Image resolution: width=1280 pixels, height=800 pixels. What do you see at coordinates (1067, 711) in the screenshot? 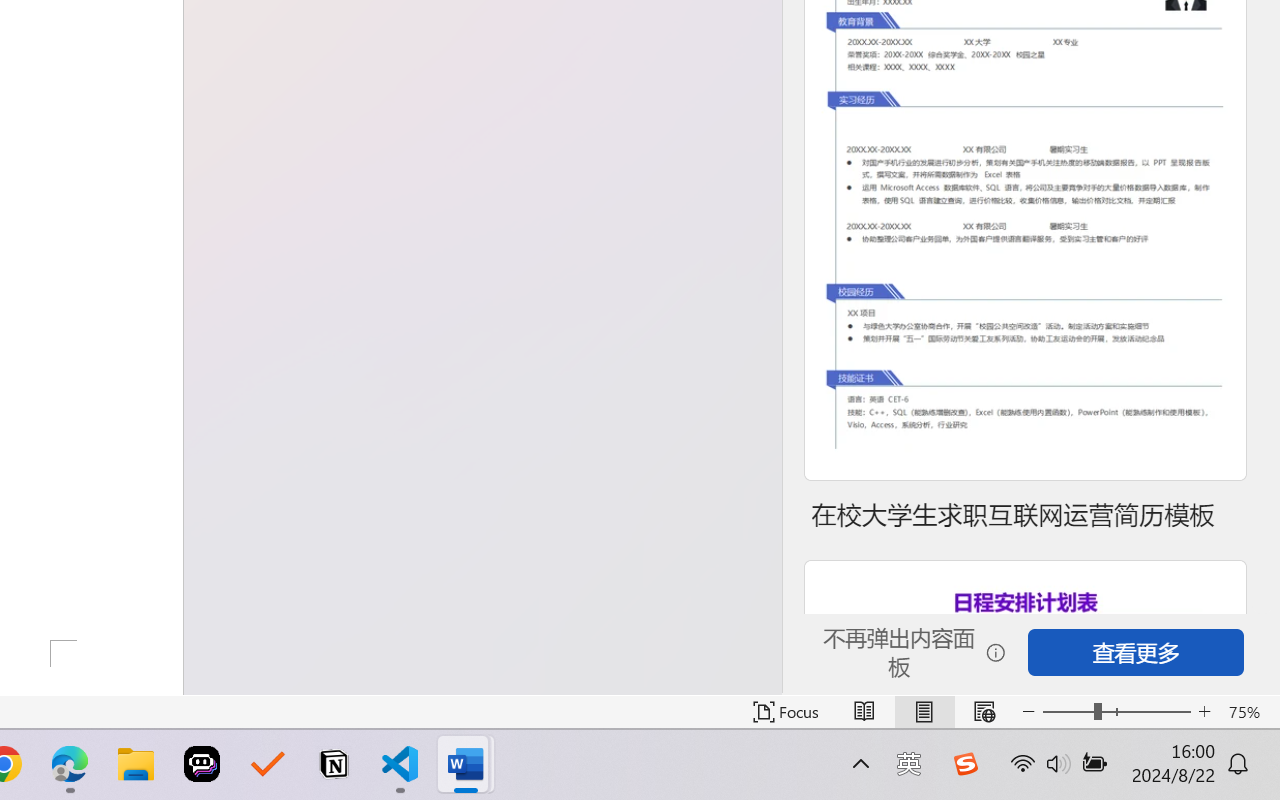
I see `'Zoom Out'` at bounding box center [1067, 711].